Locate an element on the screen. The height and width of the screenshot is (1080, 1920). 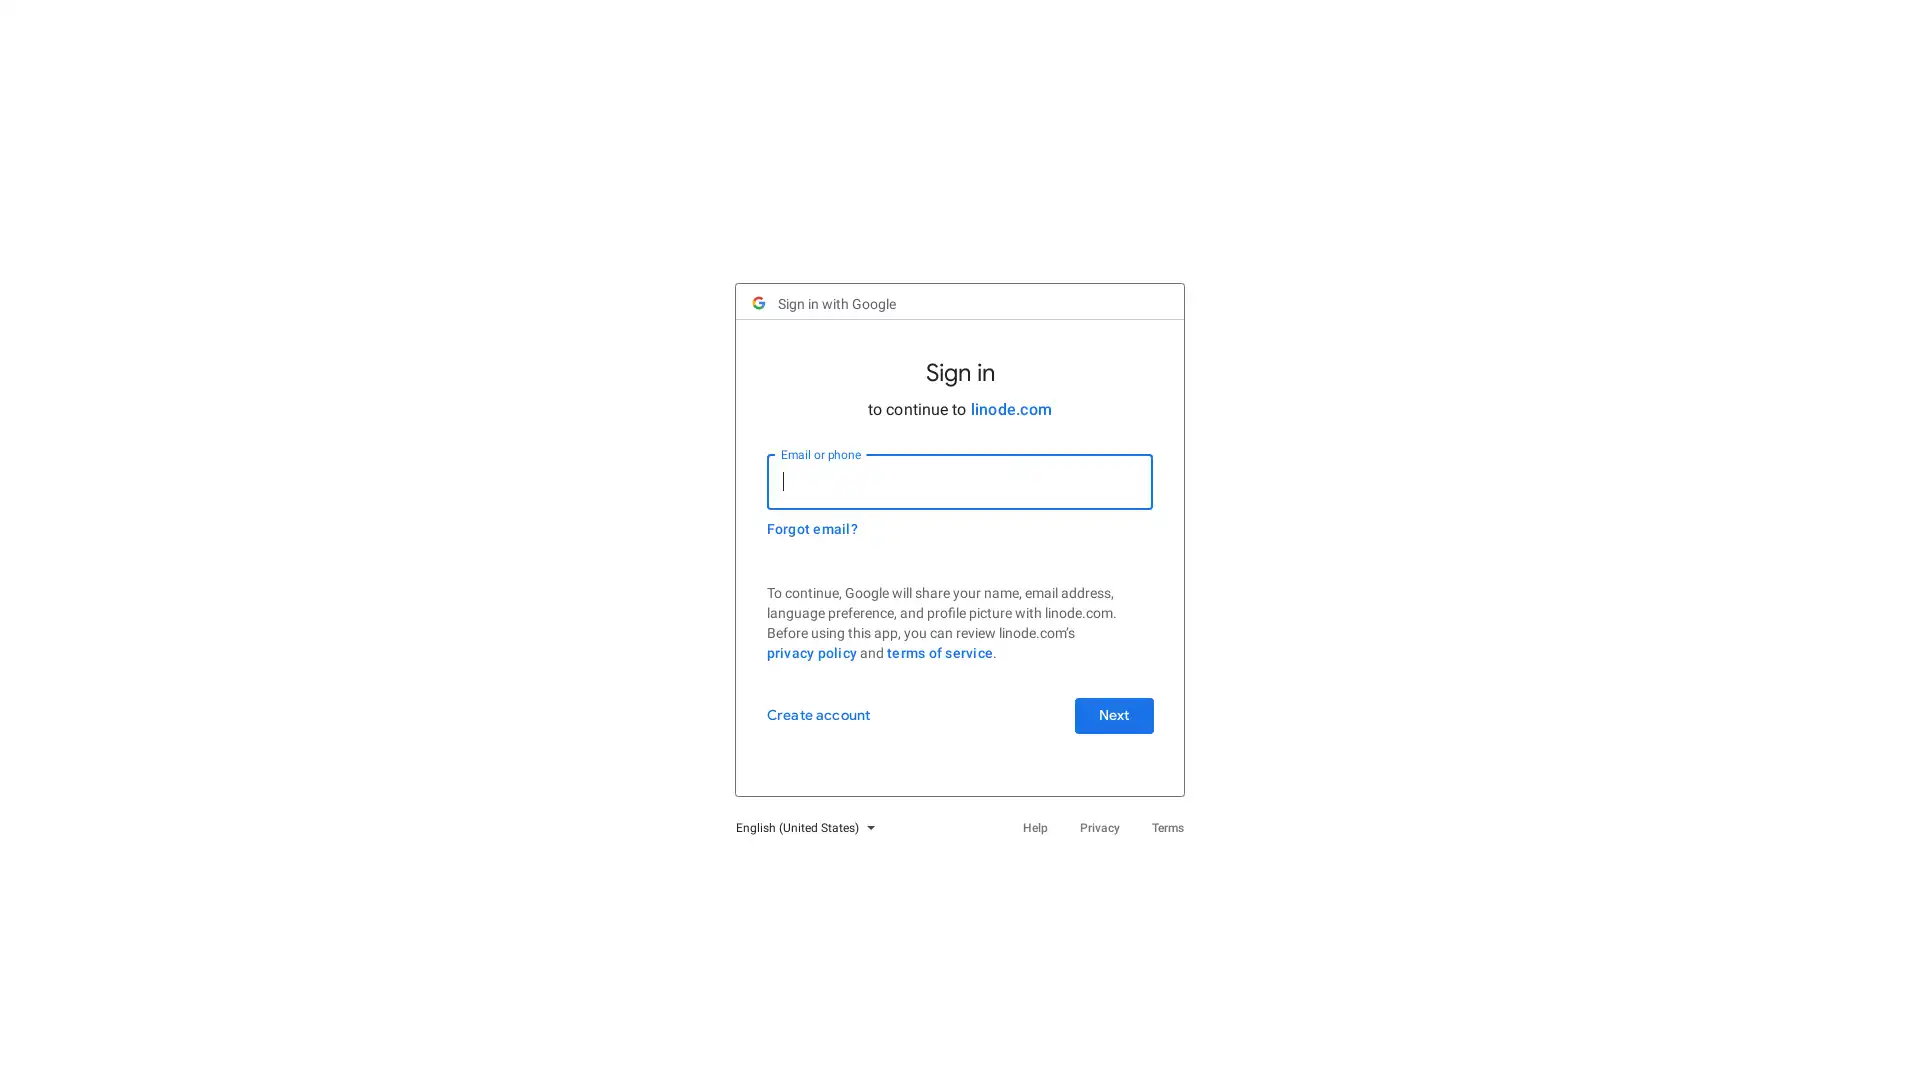
Next is located at coordinates (1103, 722).